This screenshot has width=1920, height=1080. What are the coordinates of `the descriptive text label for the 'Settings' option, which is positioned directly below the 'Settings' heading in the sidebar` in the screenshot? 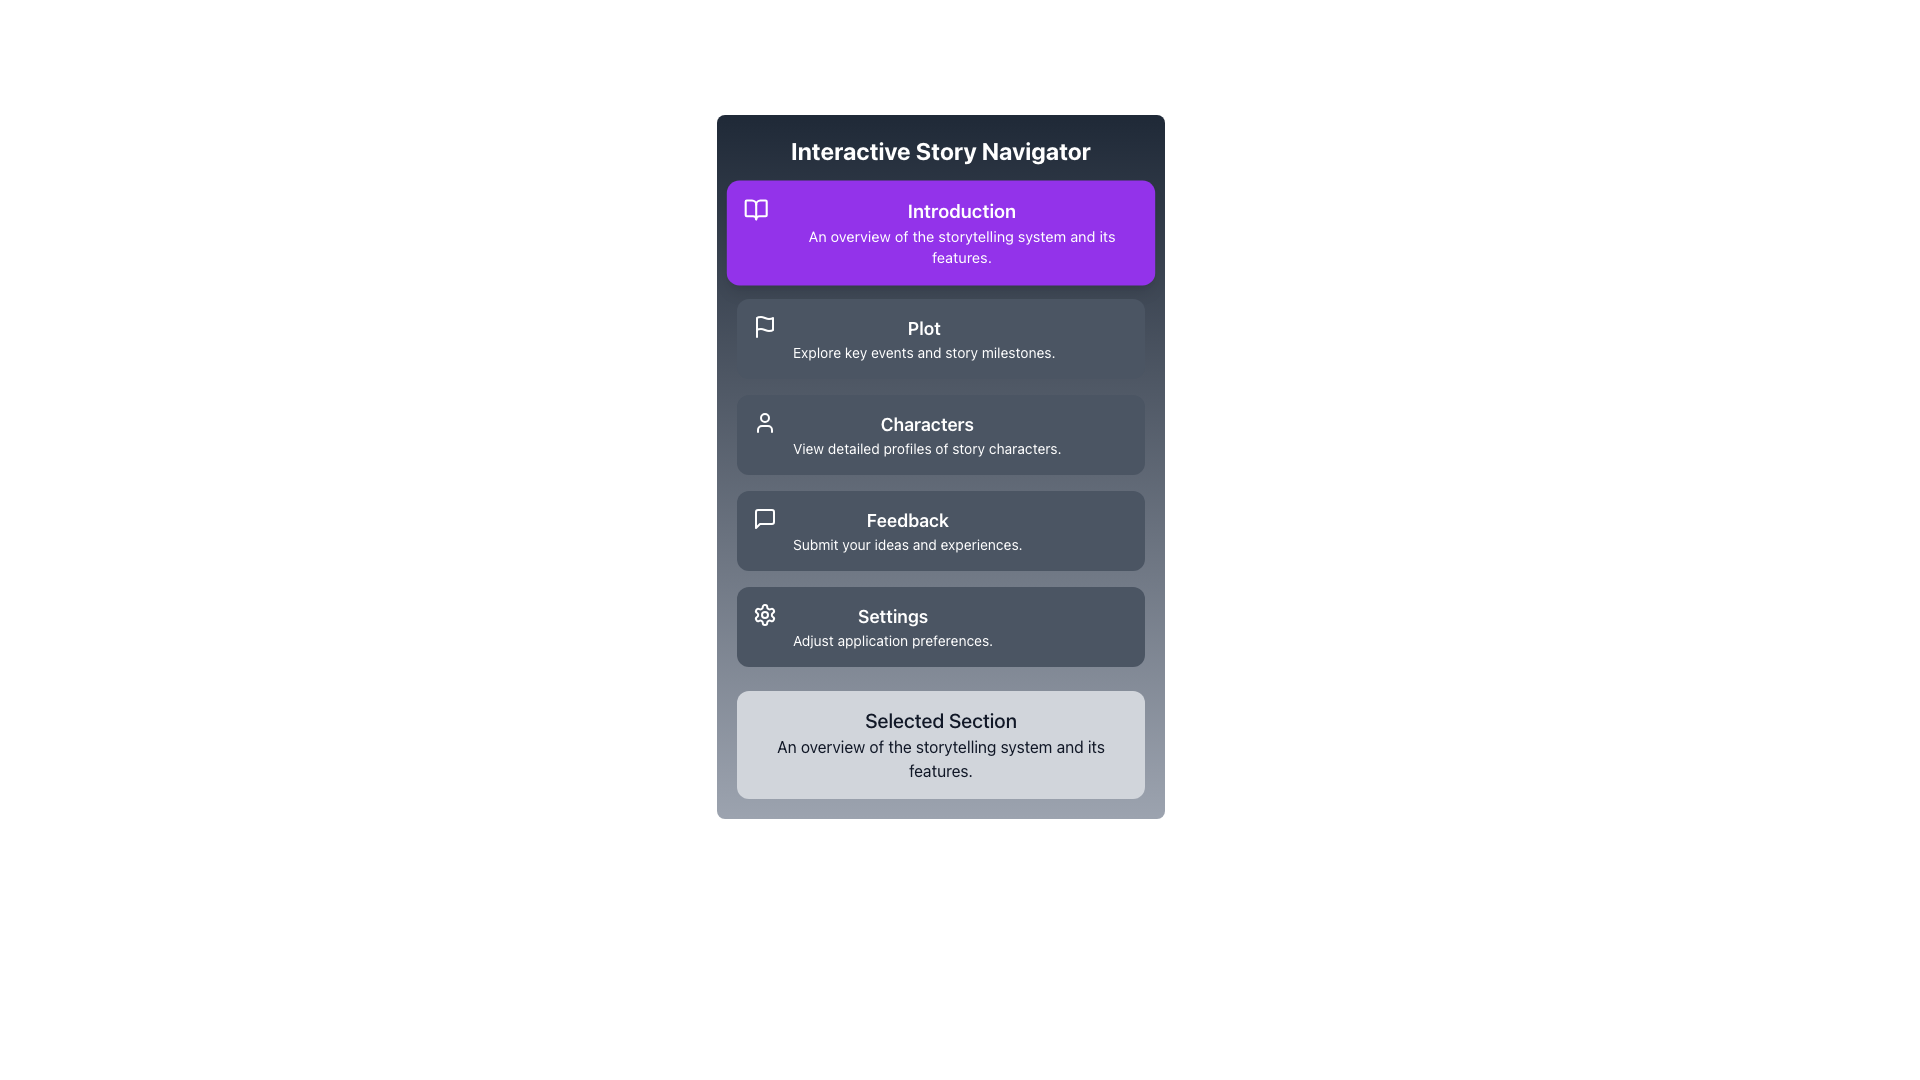 It's located at (892, 640).